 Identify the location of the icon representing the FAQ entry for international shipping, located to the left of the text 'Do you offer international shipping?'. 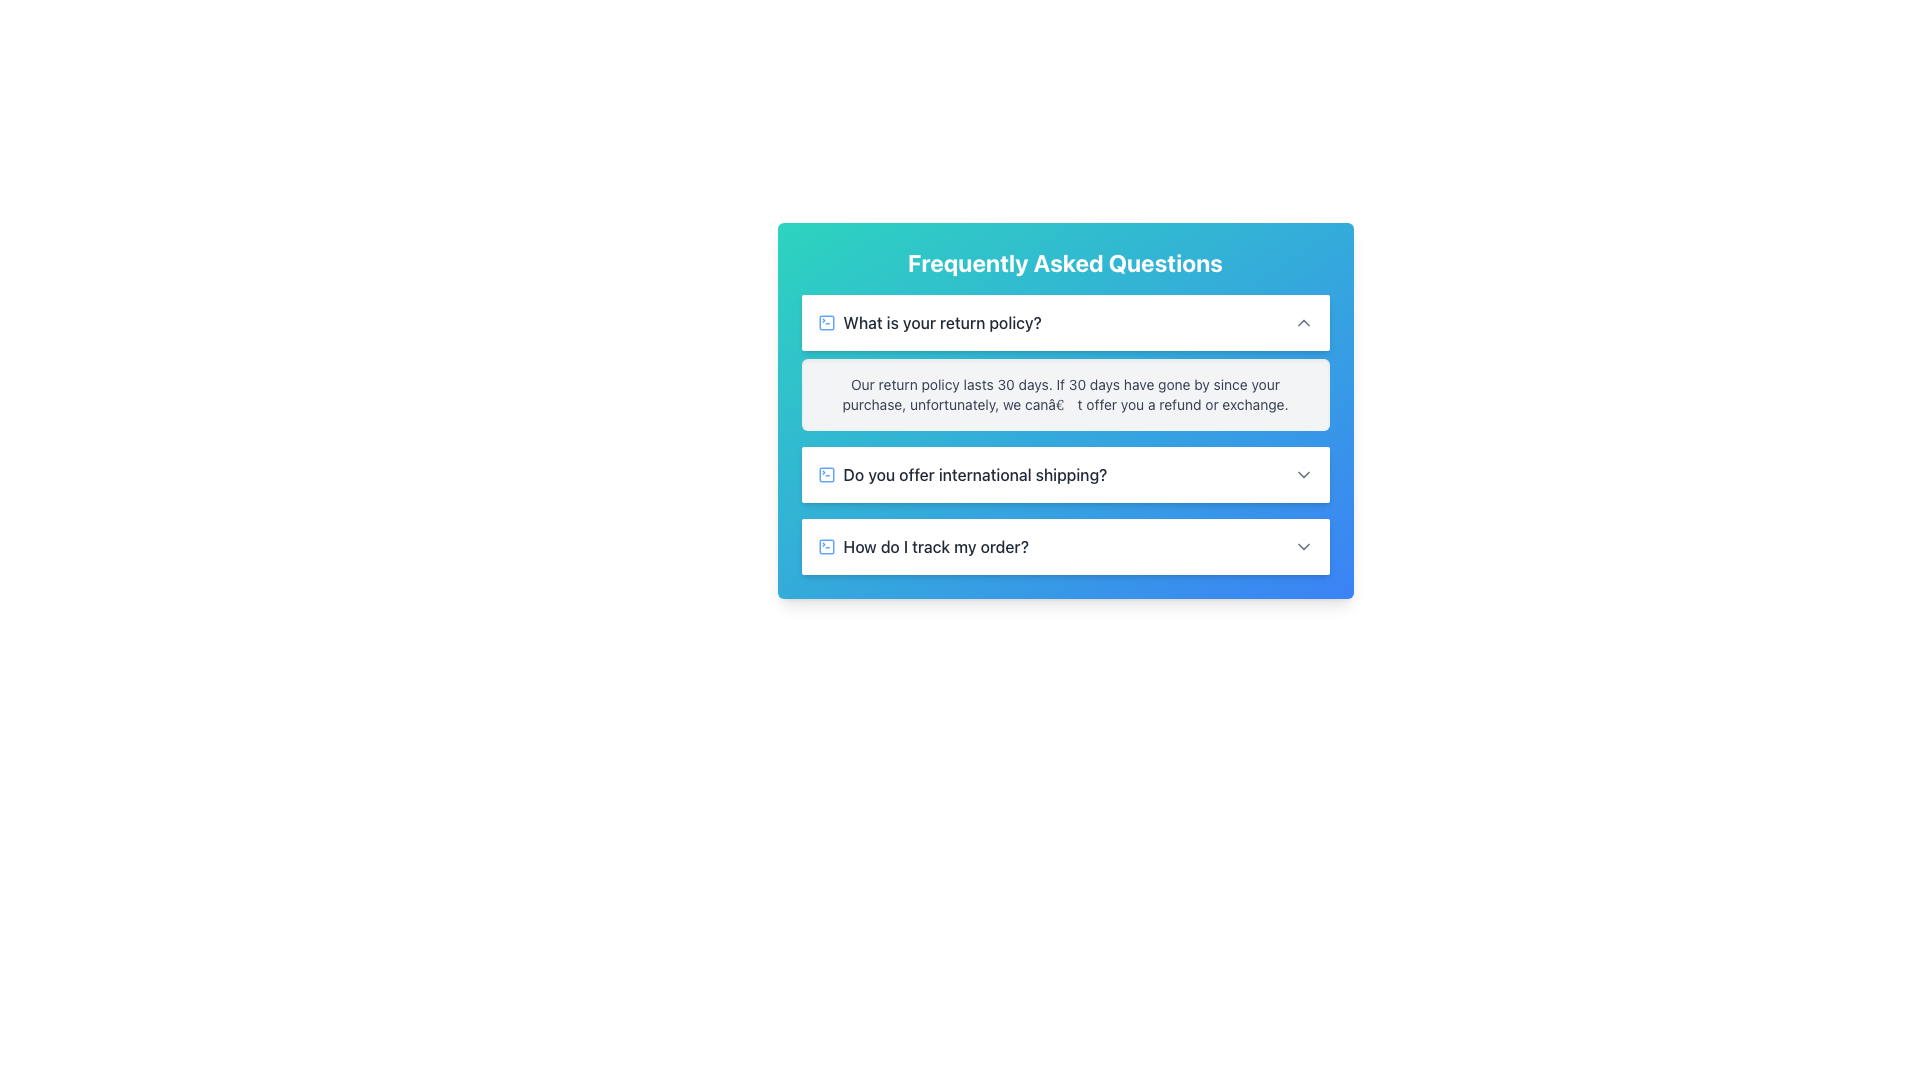
(826, 474).